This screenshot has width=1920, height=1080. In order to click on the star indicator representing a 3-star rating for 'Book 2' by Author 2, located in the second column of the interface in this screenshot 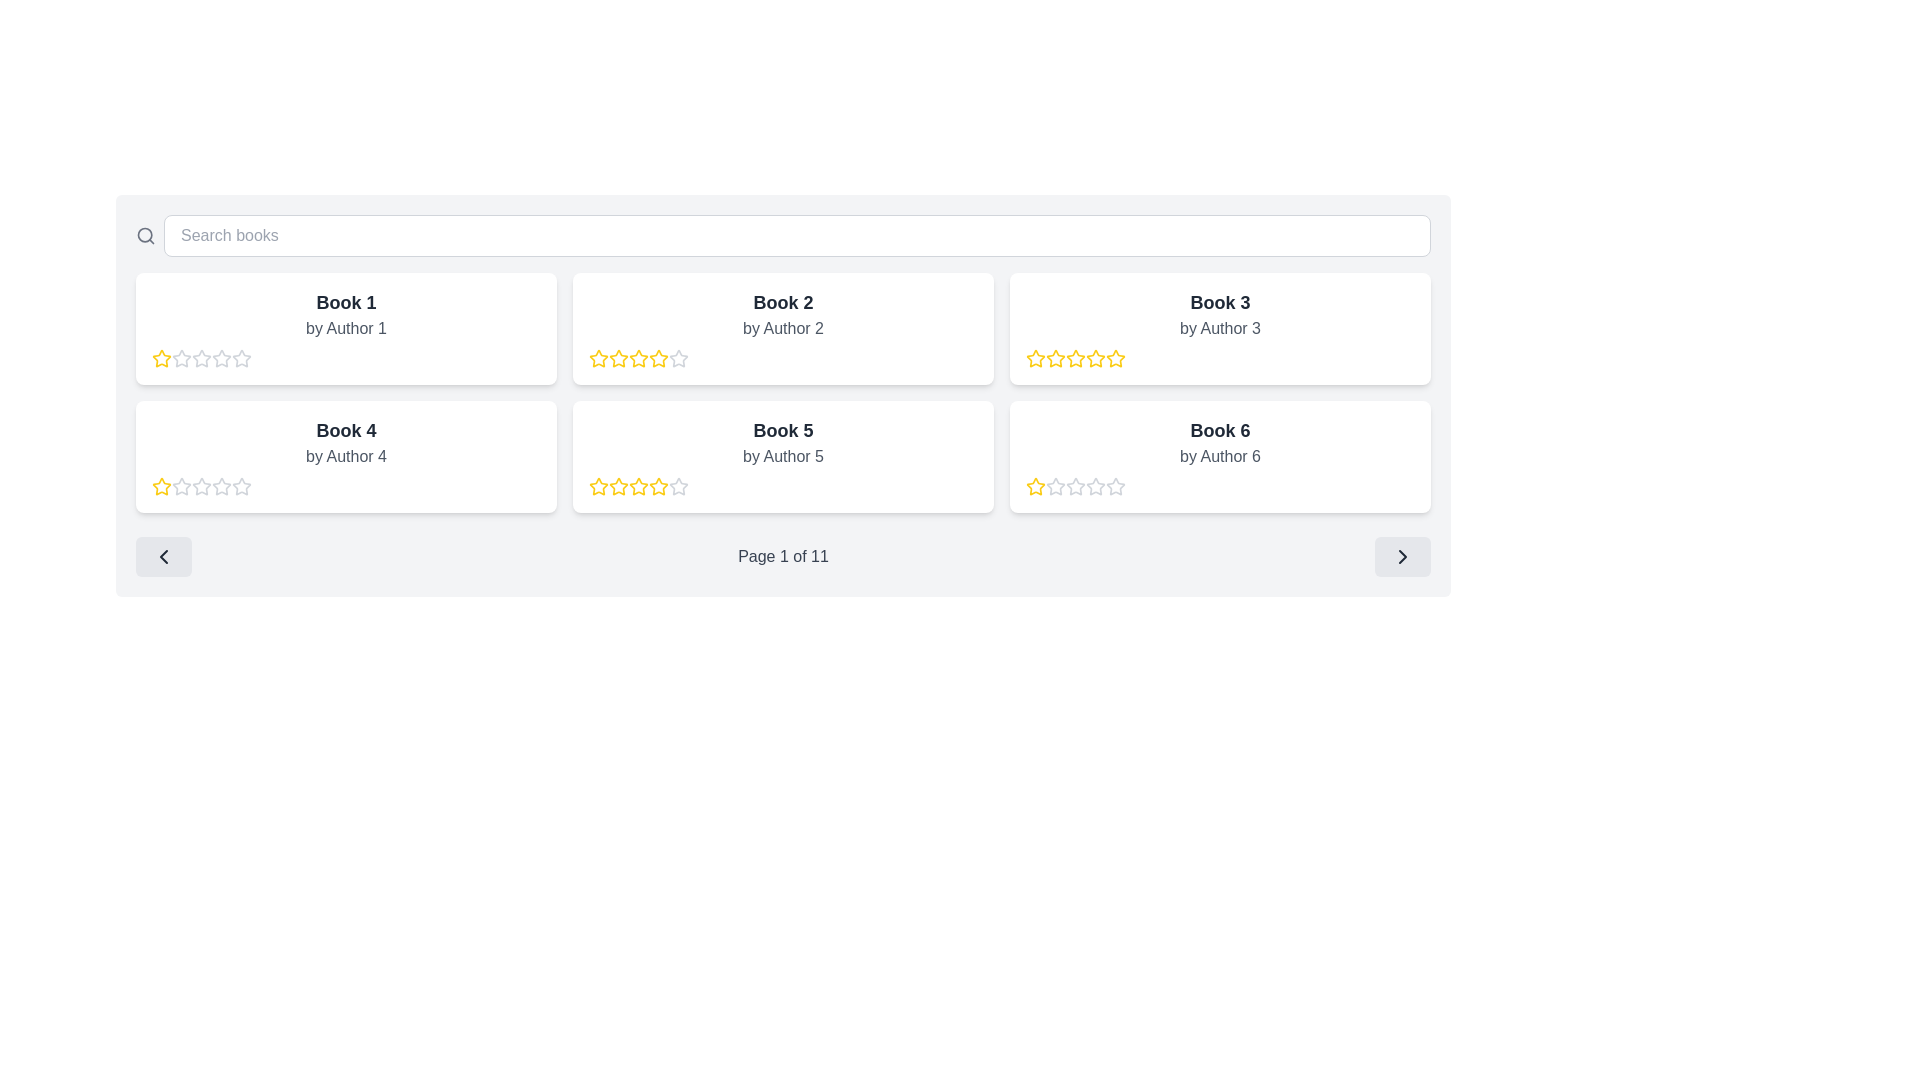, I will do `click(618, 357)`.